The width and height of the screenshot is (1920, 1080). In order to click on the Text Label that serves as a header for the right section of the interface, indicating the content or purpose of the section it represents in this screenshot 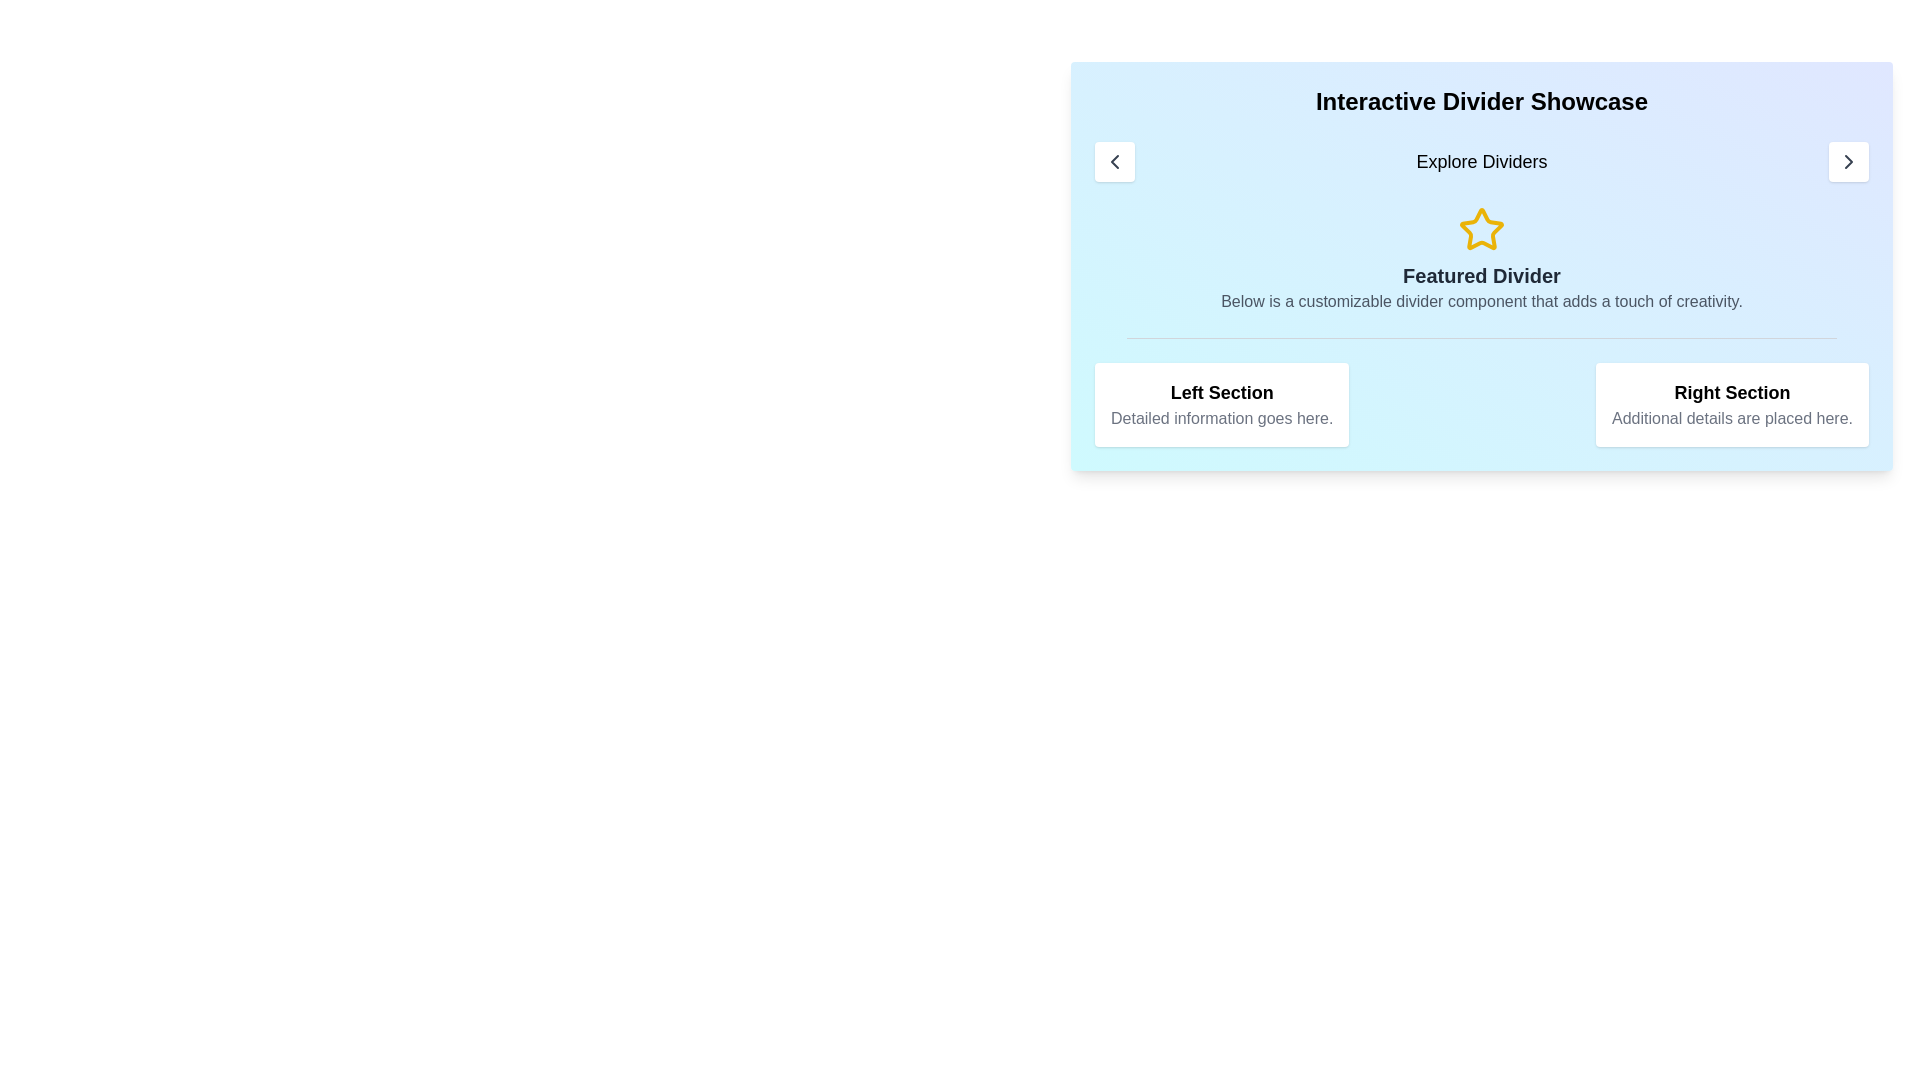, I will do `click(1731, 393)`.